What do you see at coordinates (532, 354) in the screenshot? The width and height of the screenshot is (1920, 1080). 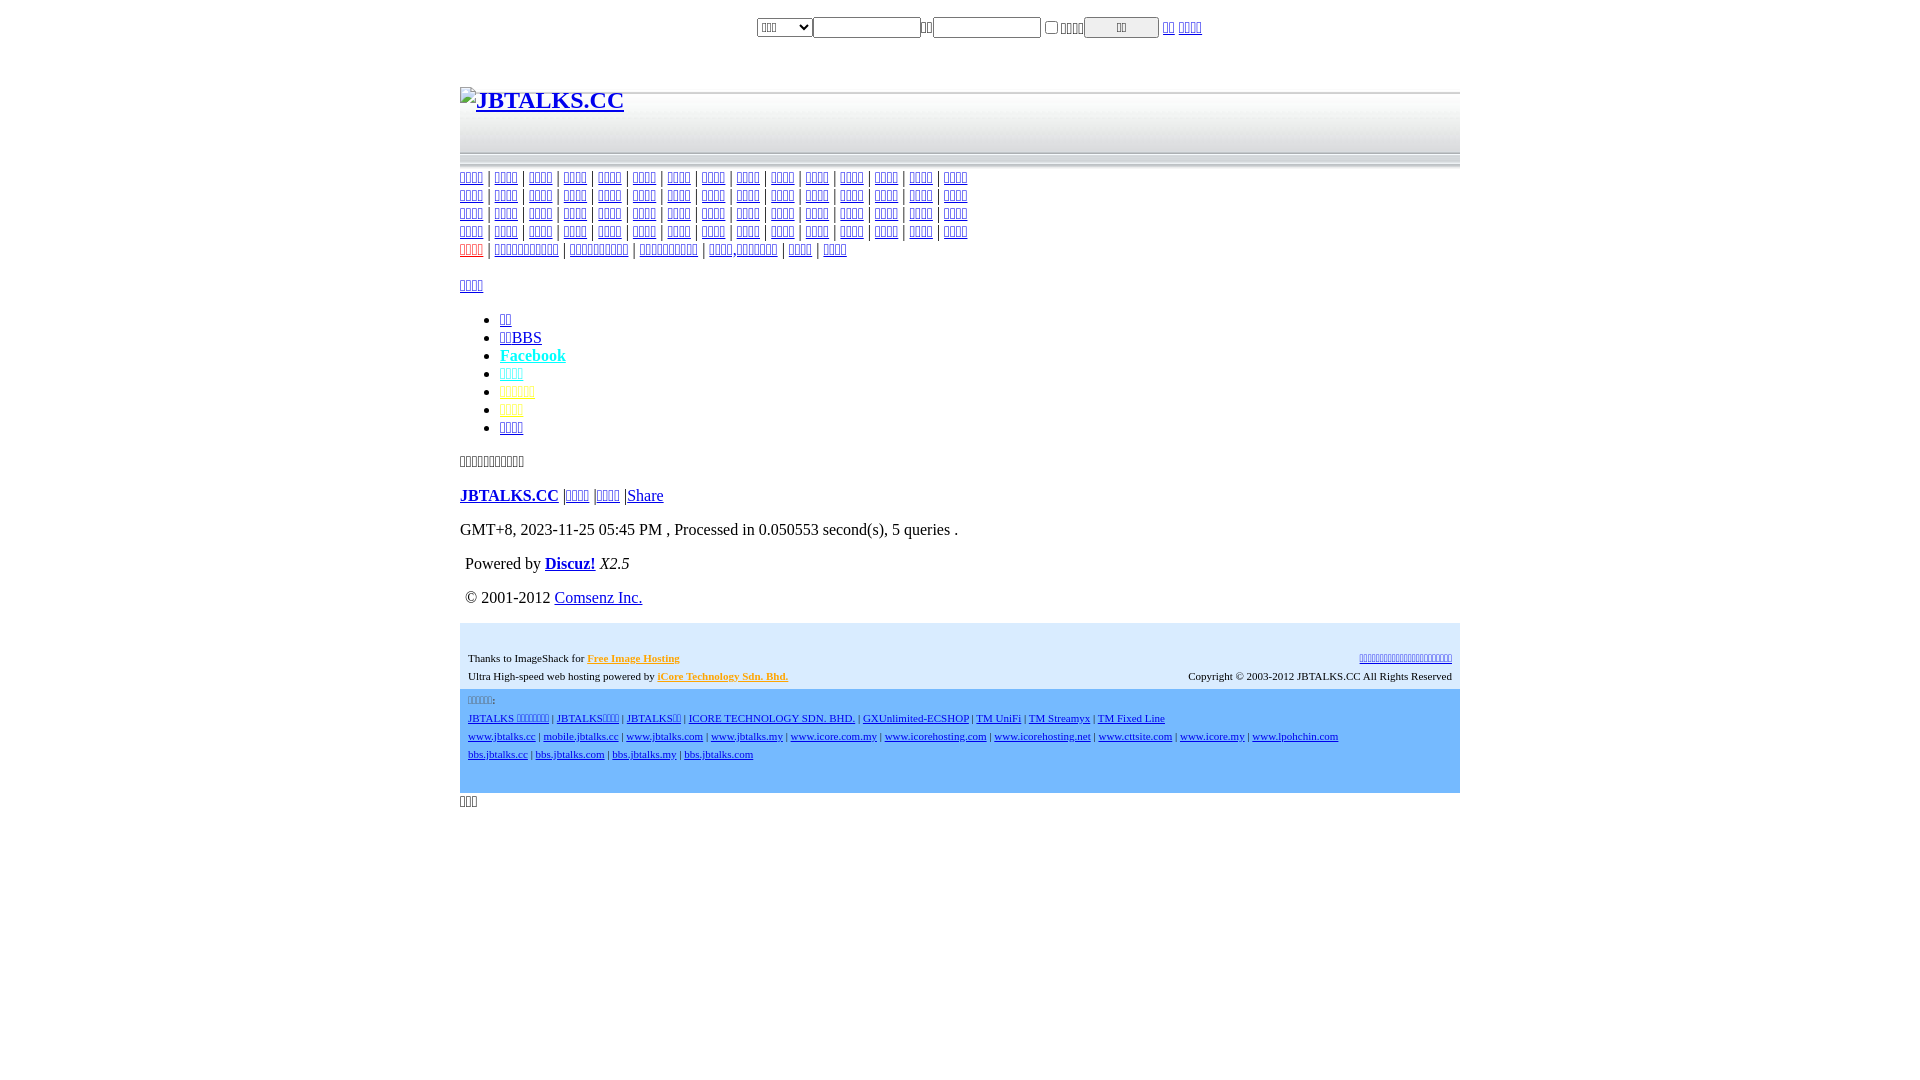 I see `'Facebook'` at bounding box center [532, 354].